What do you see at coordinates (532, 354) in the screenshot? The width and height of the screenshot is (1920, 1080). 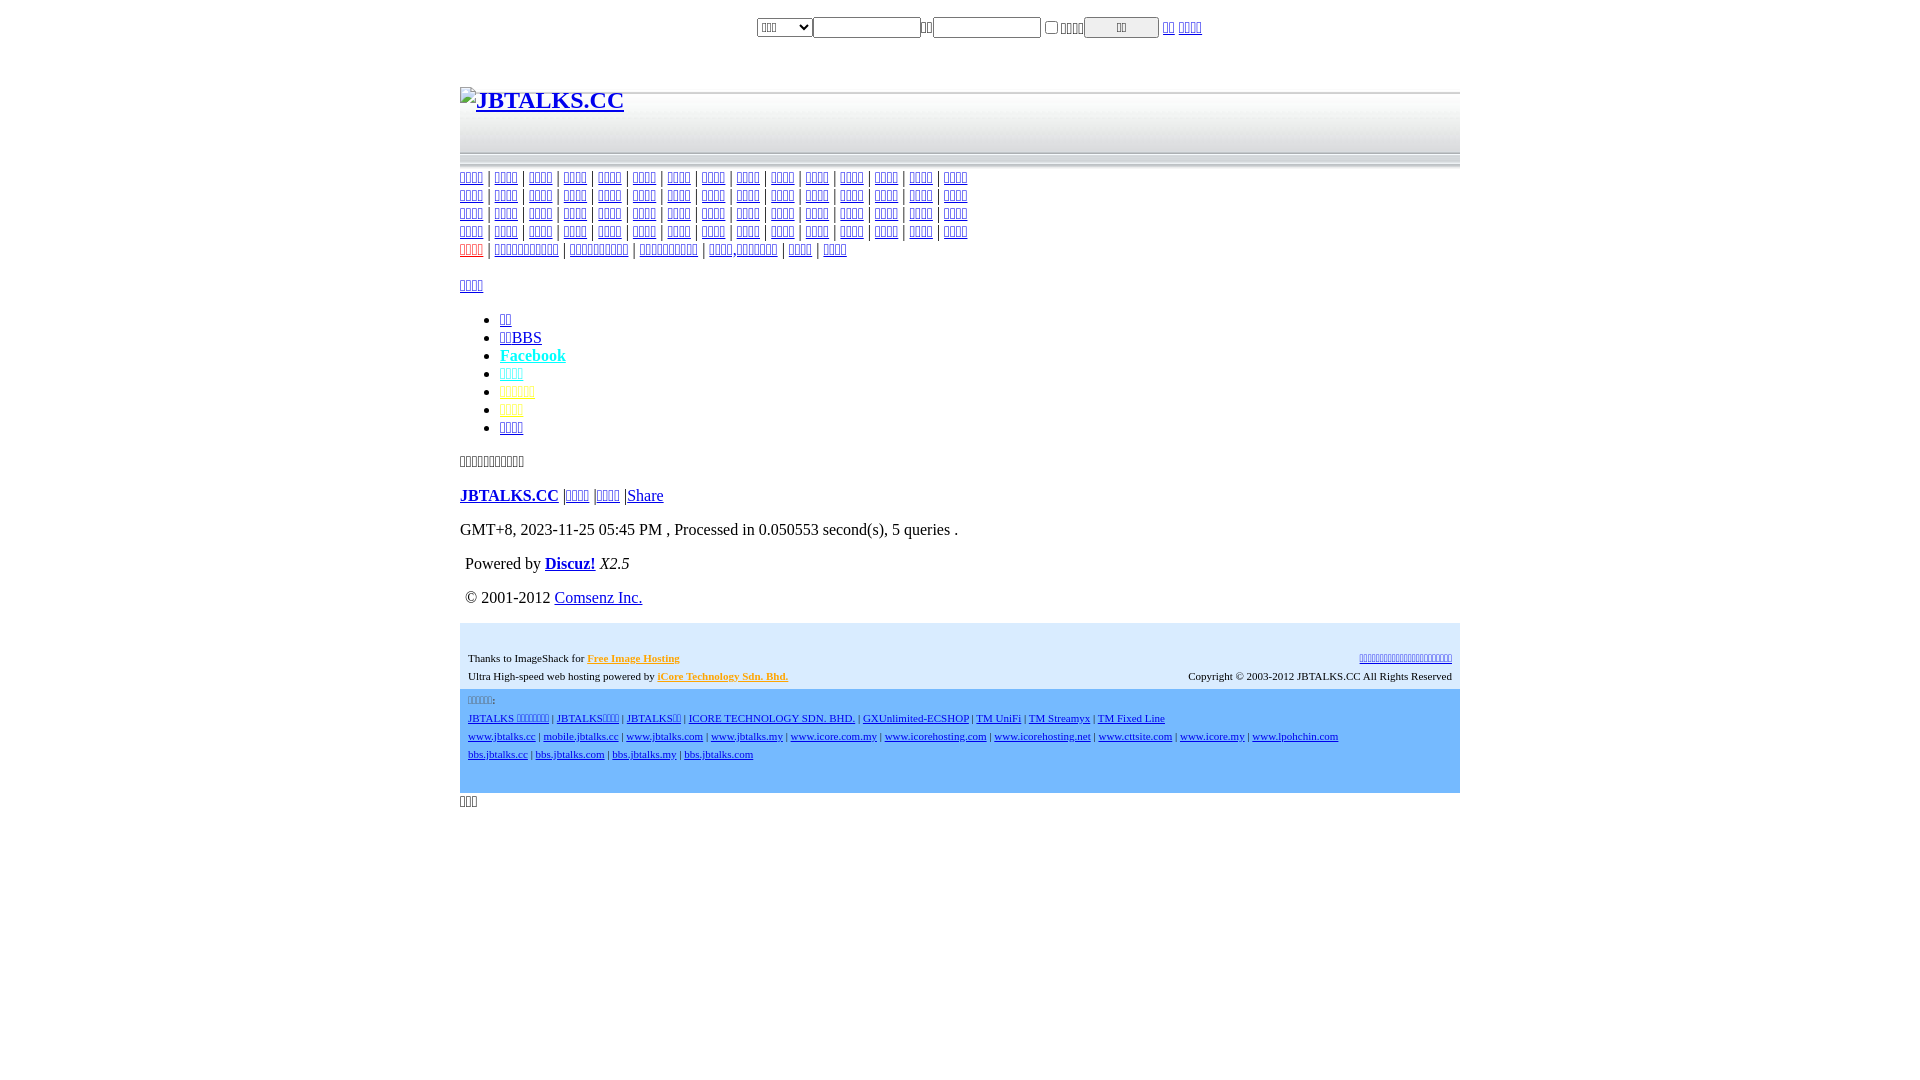 I see `'Facebook'` at bounding box center [532, 354].